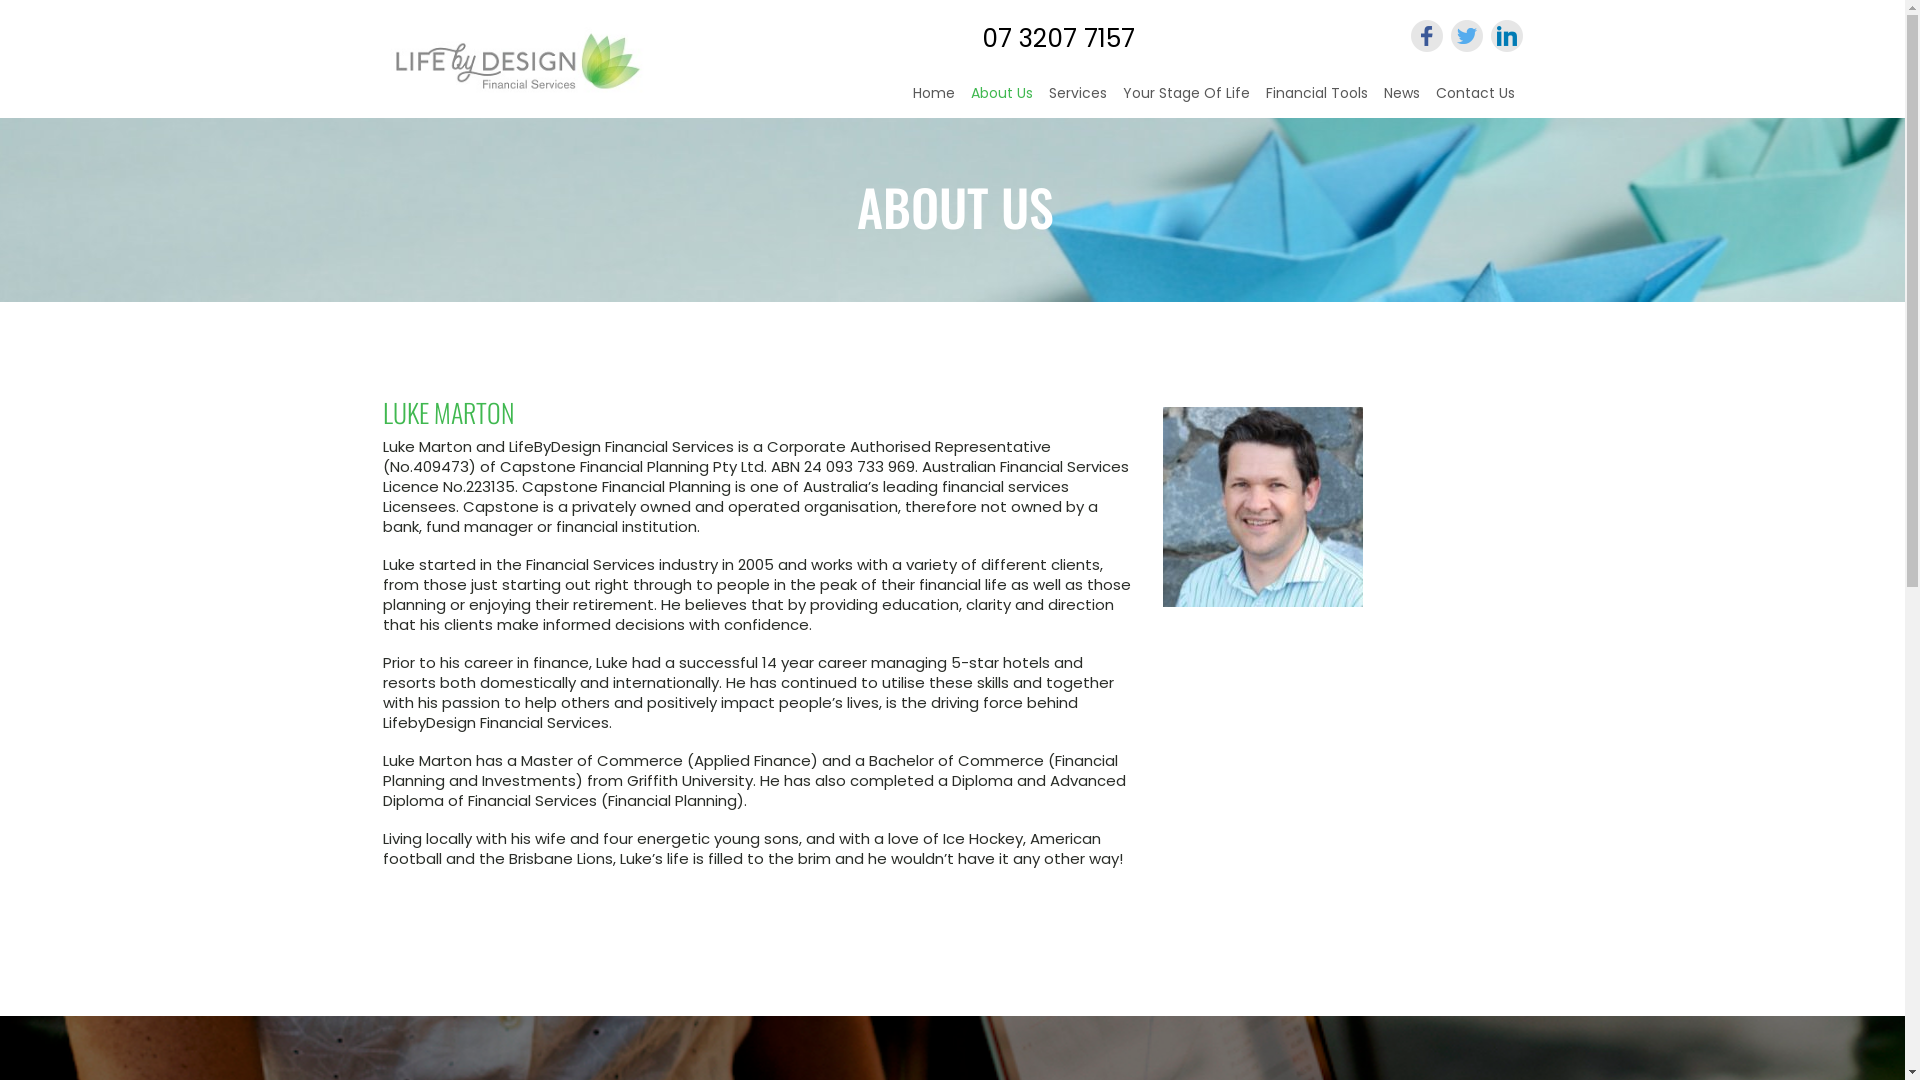  What do you see at coordinates (1261, 505) in the screenshot?
I see `'LBDFS_About'` at bounding box center [1261, 505].